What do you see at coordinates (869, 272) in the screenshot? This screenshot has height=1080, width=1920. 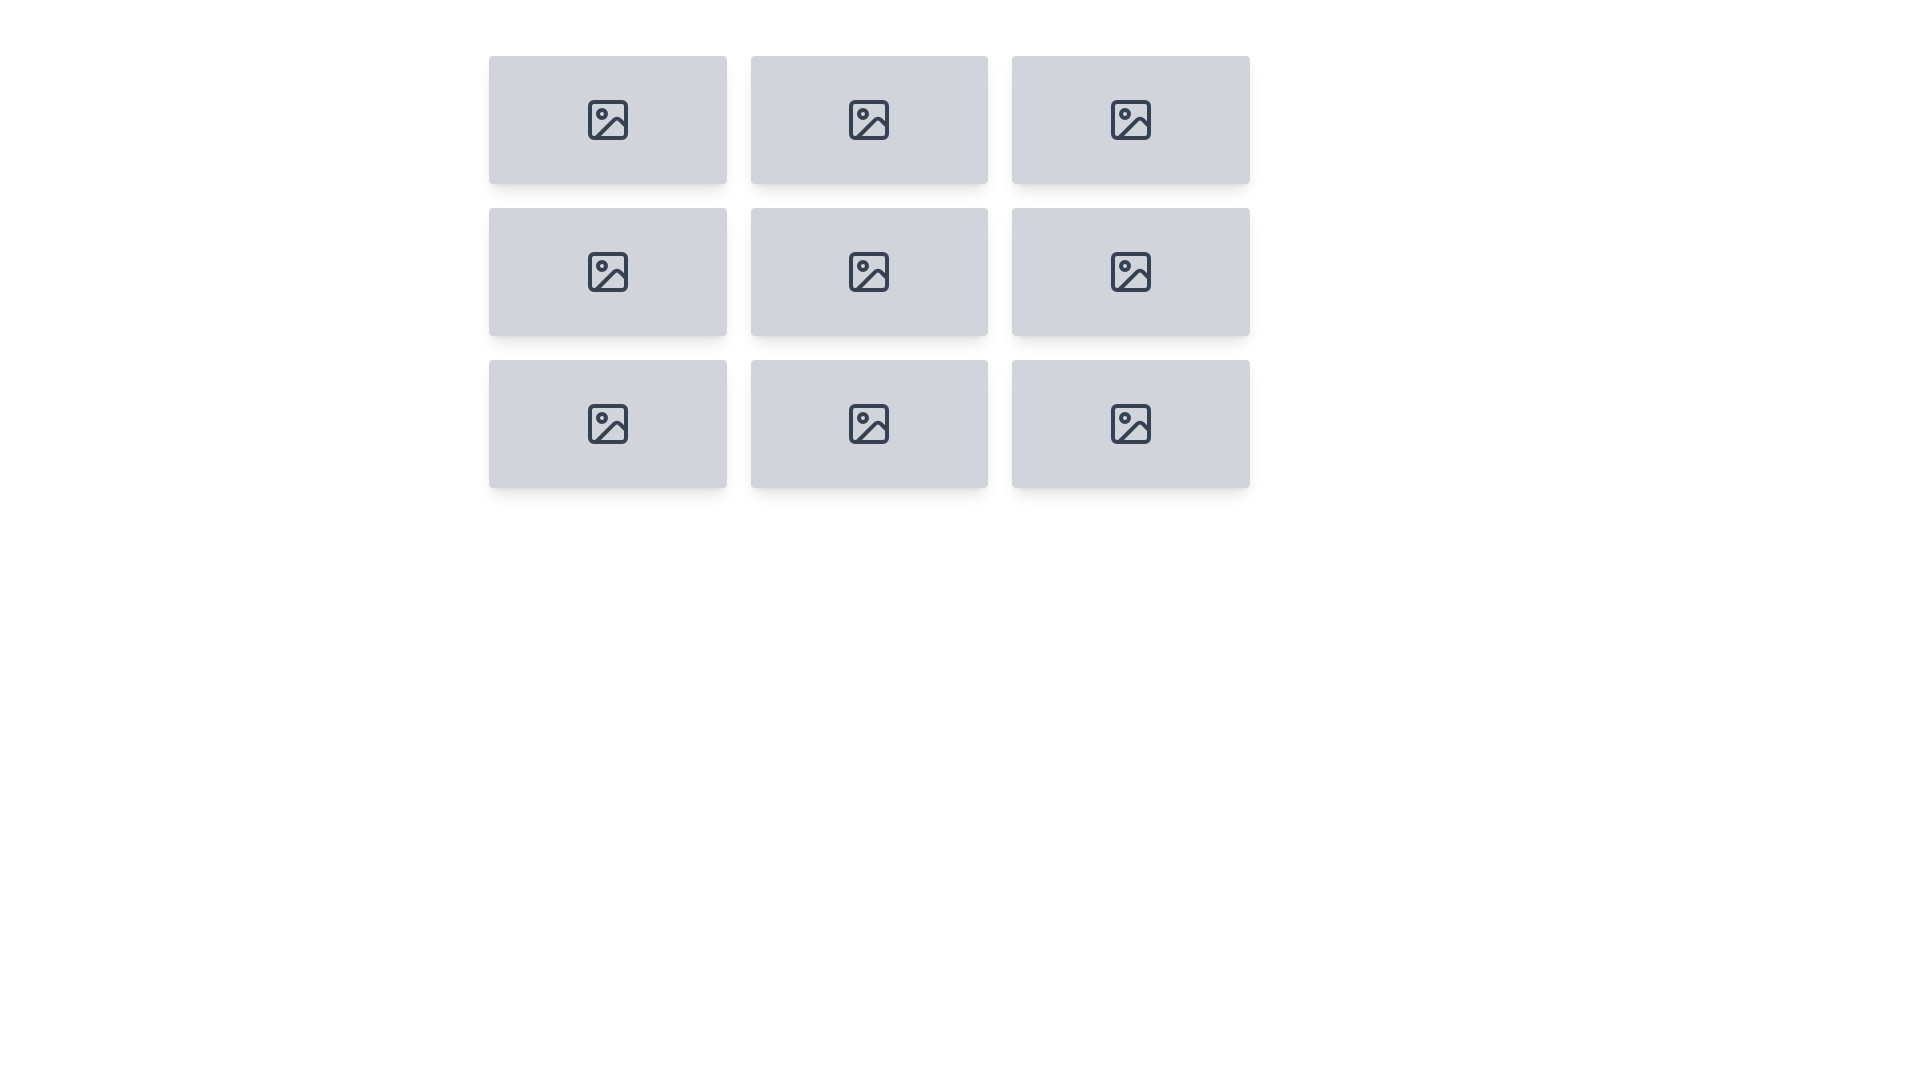 I see `the Grid Item Placeholder in the middle of the second row of the grid gallery layout to interact with the image` at bounding box center [869, 272].